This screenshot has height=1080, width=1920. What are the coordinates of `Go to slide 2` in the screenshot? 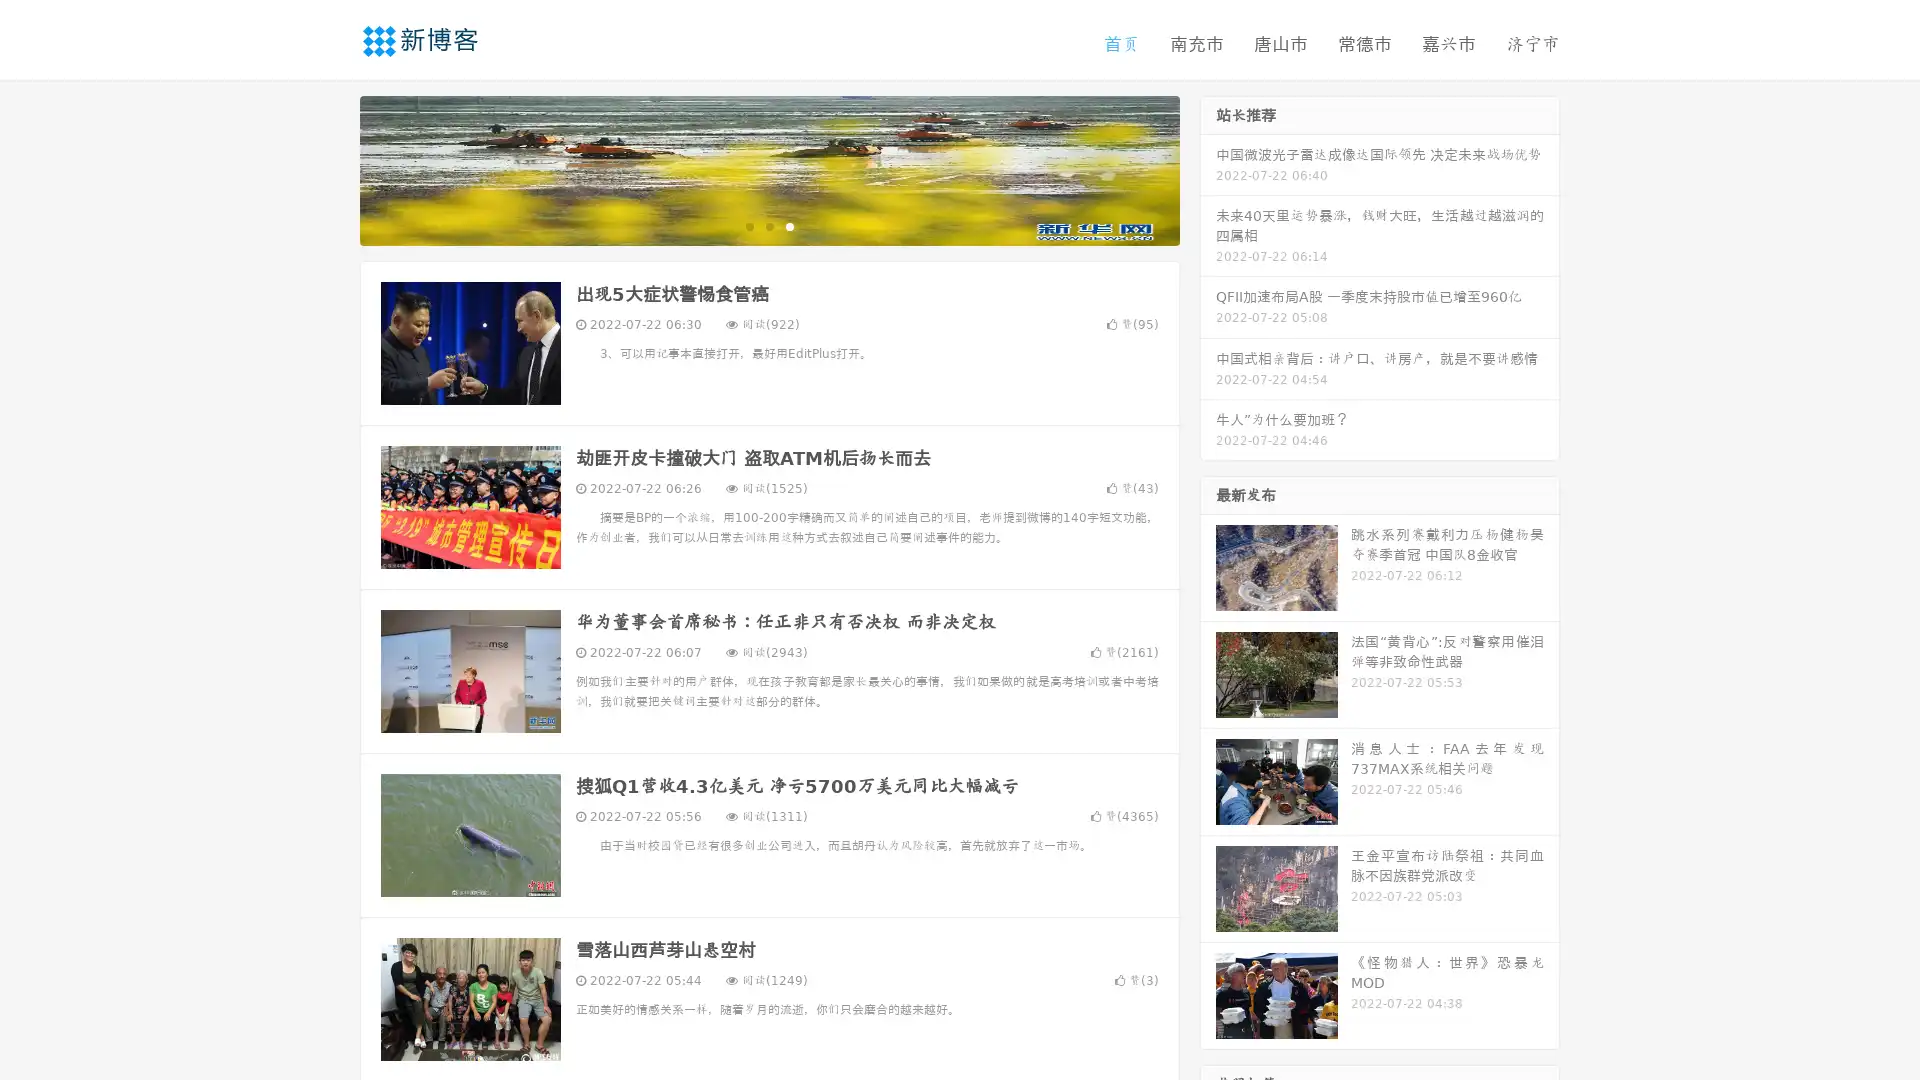 It's located at (768, 225).